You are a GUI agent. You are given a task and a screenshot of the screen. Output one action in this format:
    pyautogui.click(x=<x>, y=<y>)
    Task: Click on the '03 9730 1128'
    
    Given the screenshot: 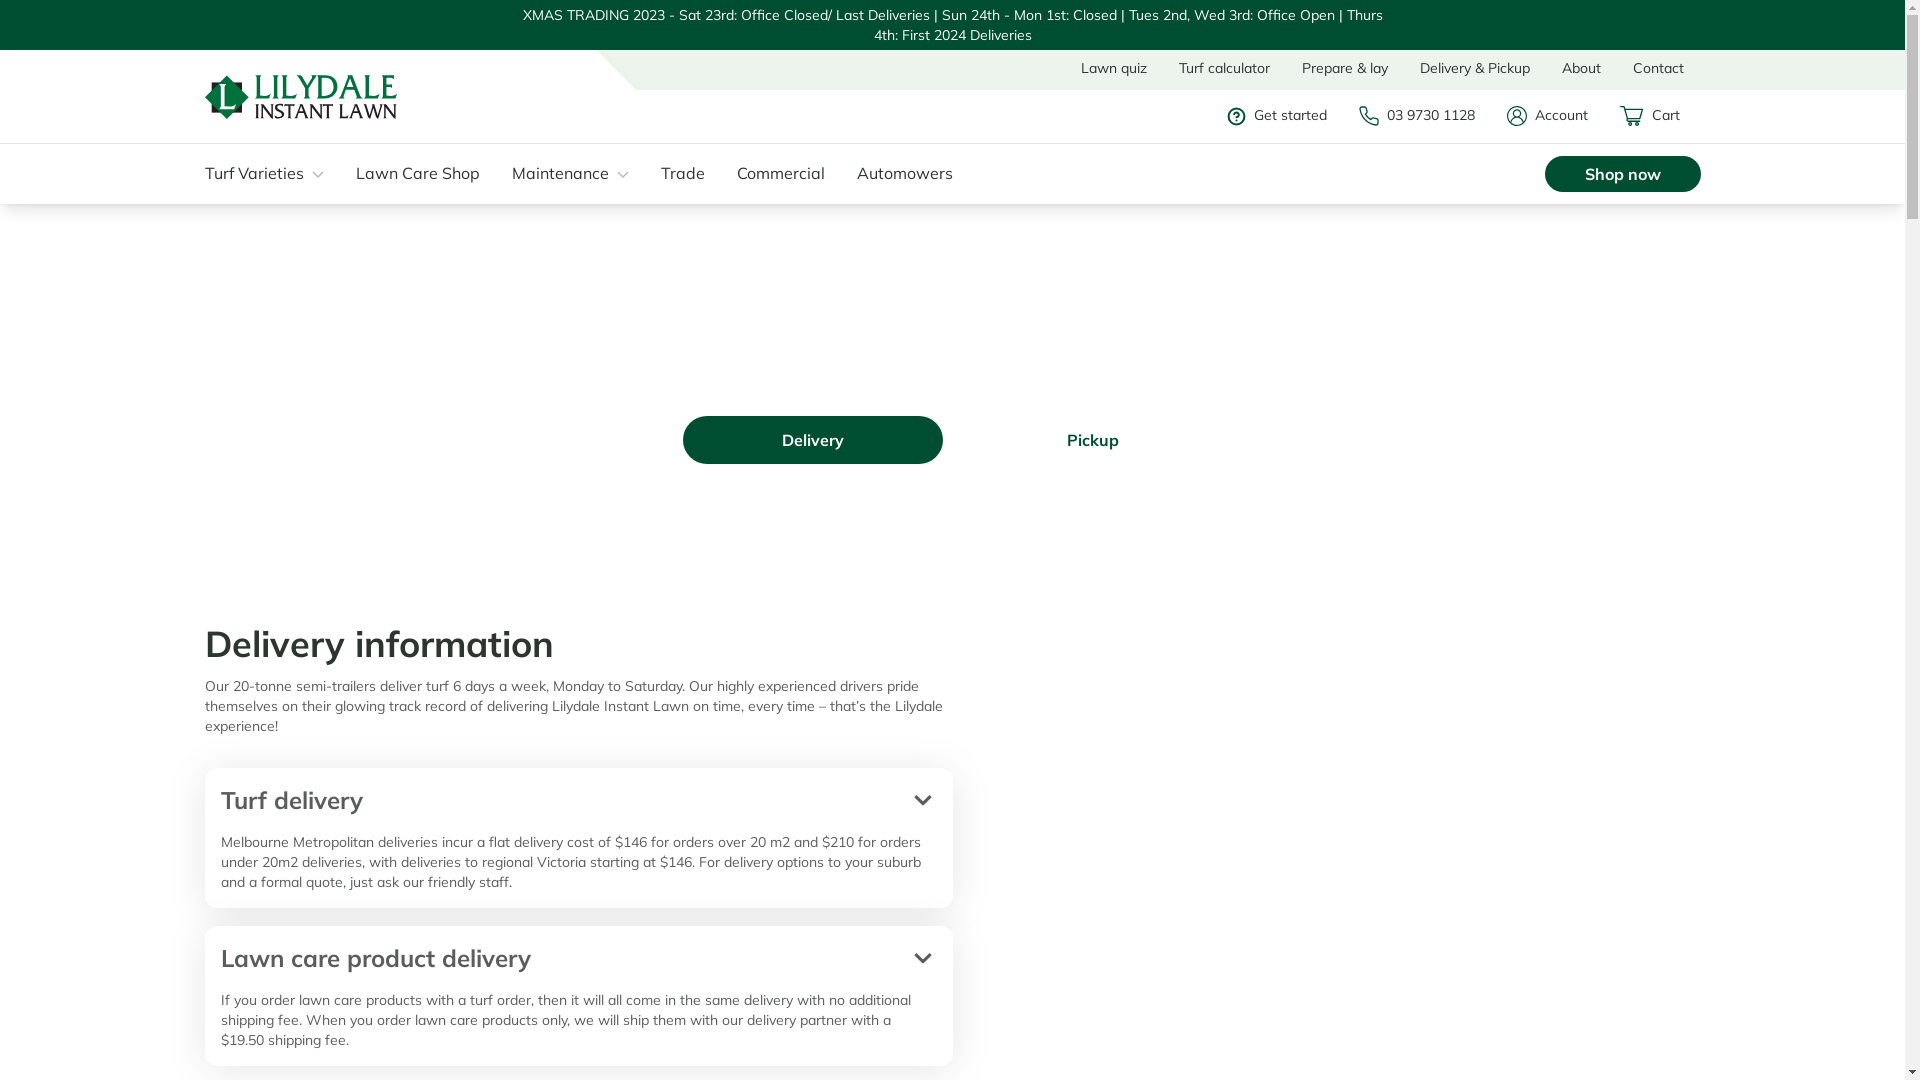 What is the action you would take?
    pyautogui.click(x=1425, y=115)
    